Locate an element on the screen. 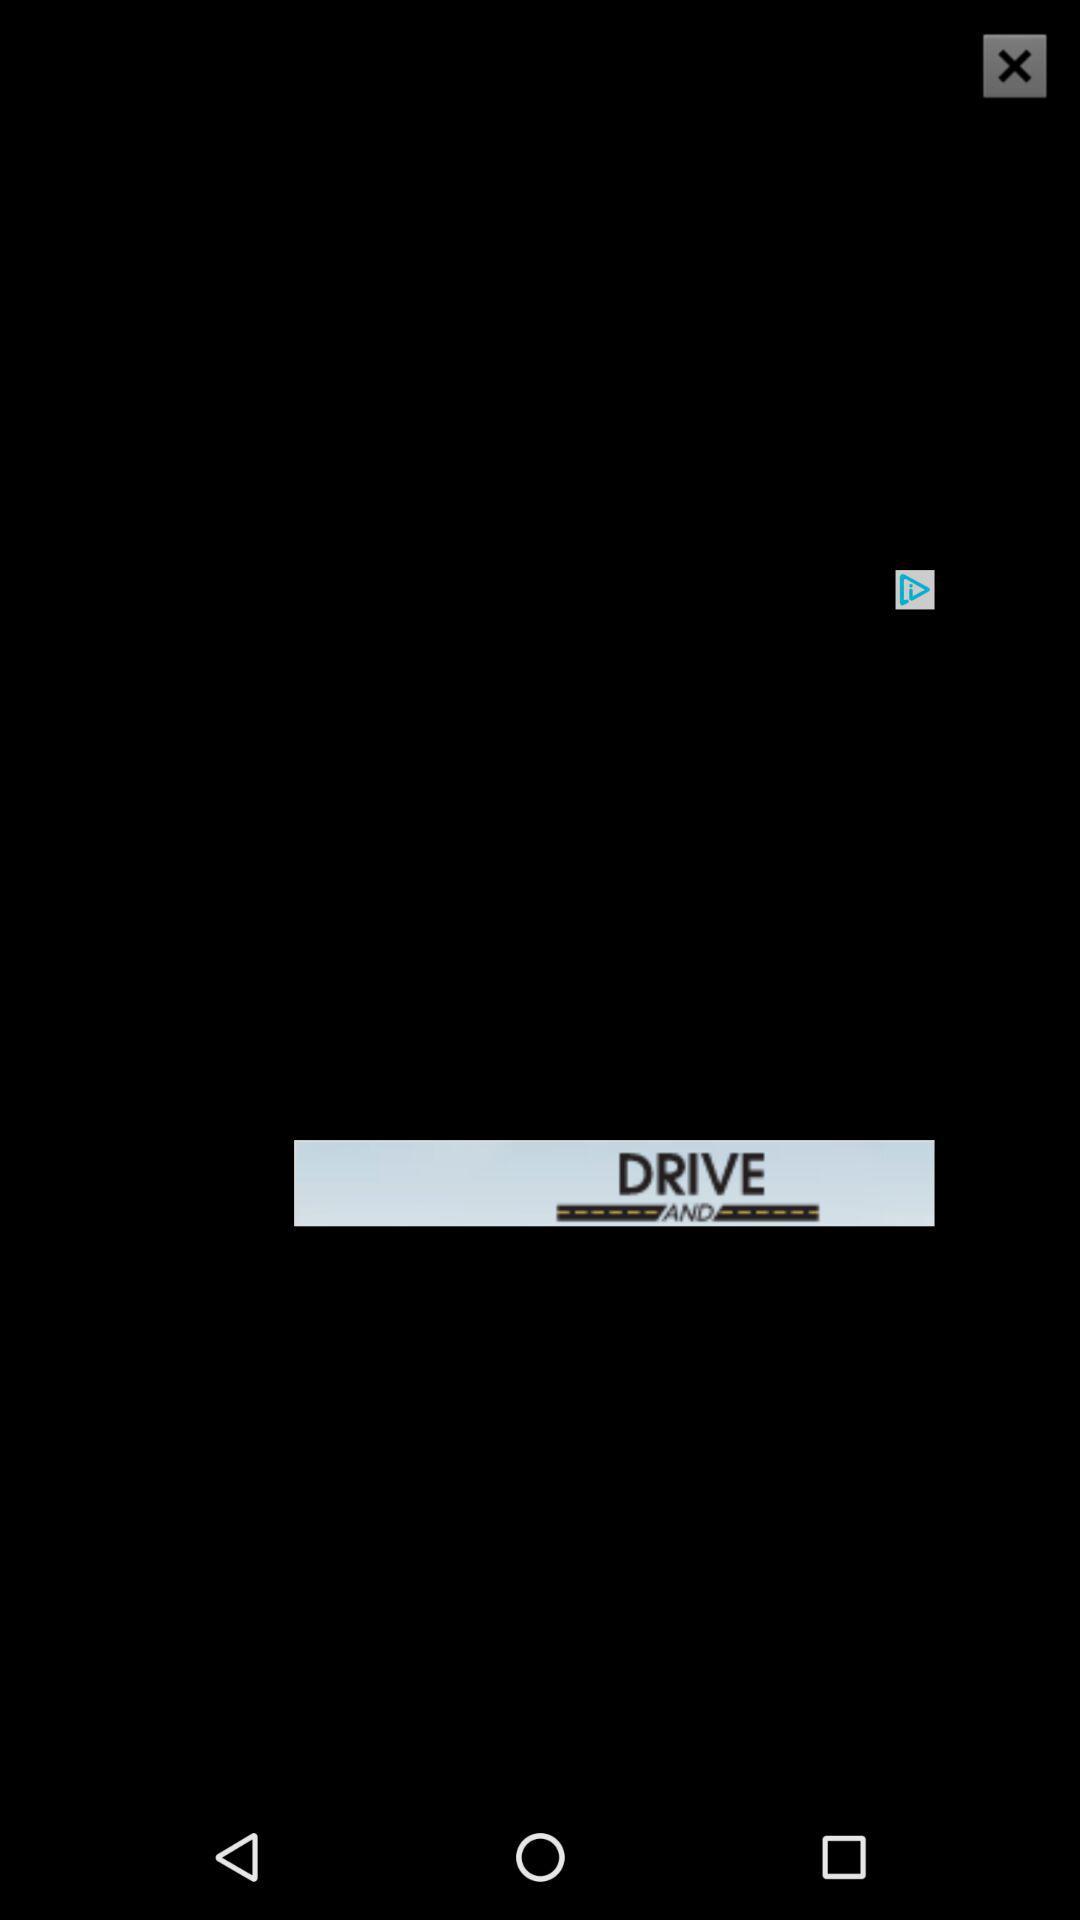 The height and width of the screenshot is (1920, 1080). the close icon is located at coordinates (1014, 70).